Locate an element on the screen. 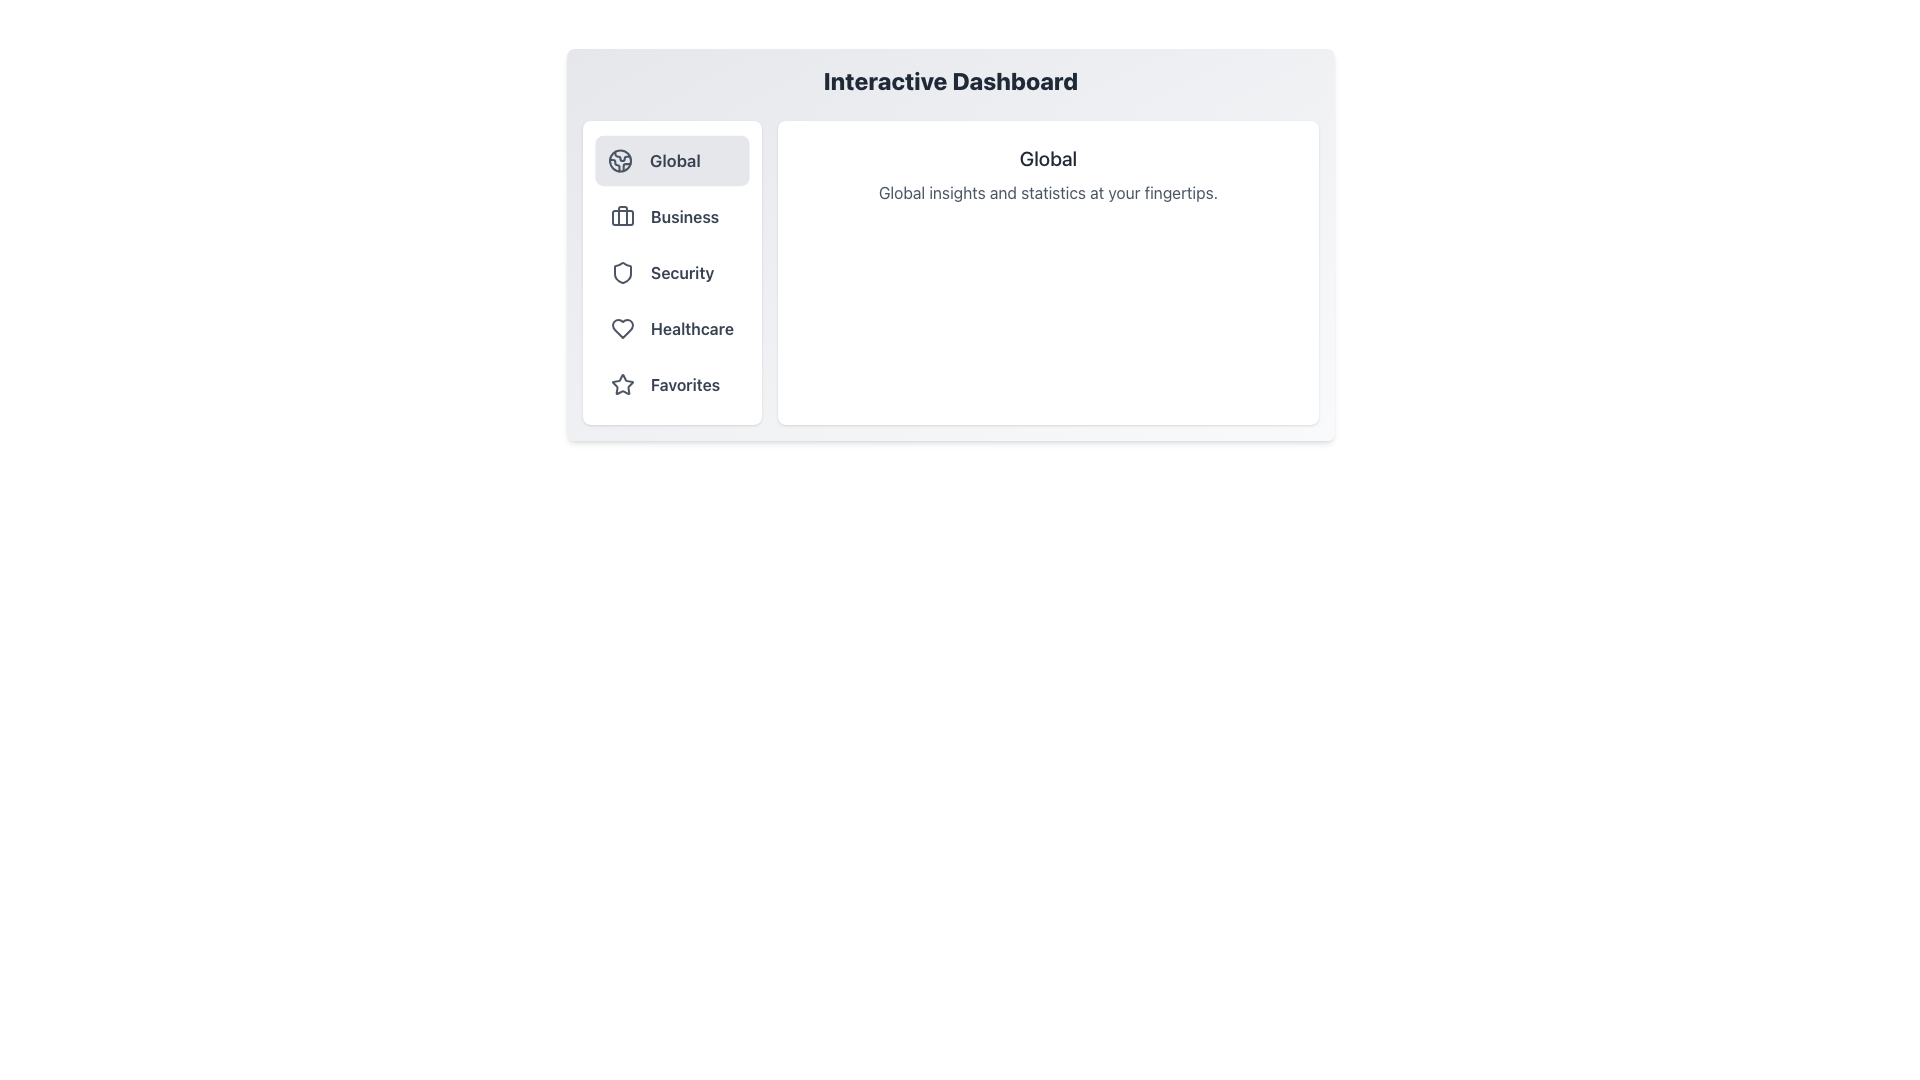  the 'Healthcare' button which features a heart-shaped icon on the left and bold gray text on the right is located at coordinates (672, 327).